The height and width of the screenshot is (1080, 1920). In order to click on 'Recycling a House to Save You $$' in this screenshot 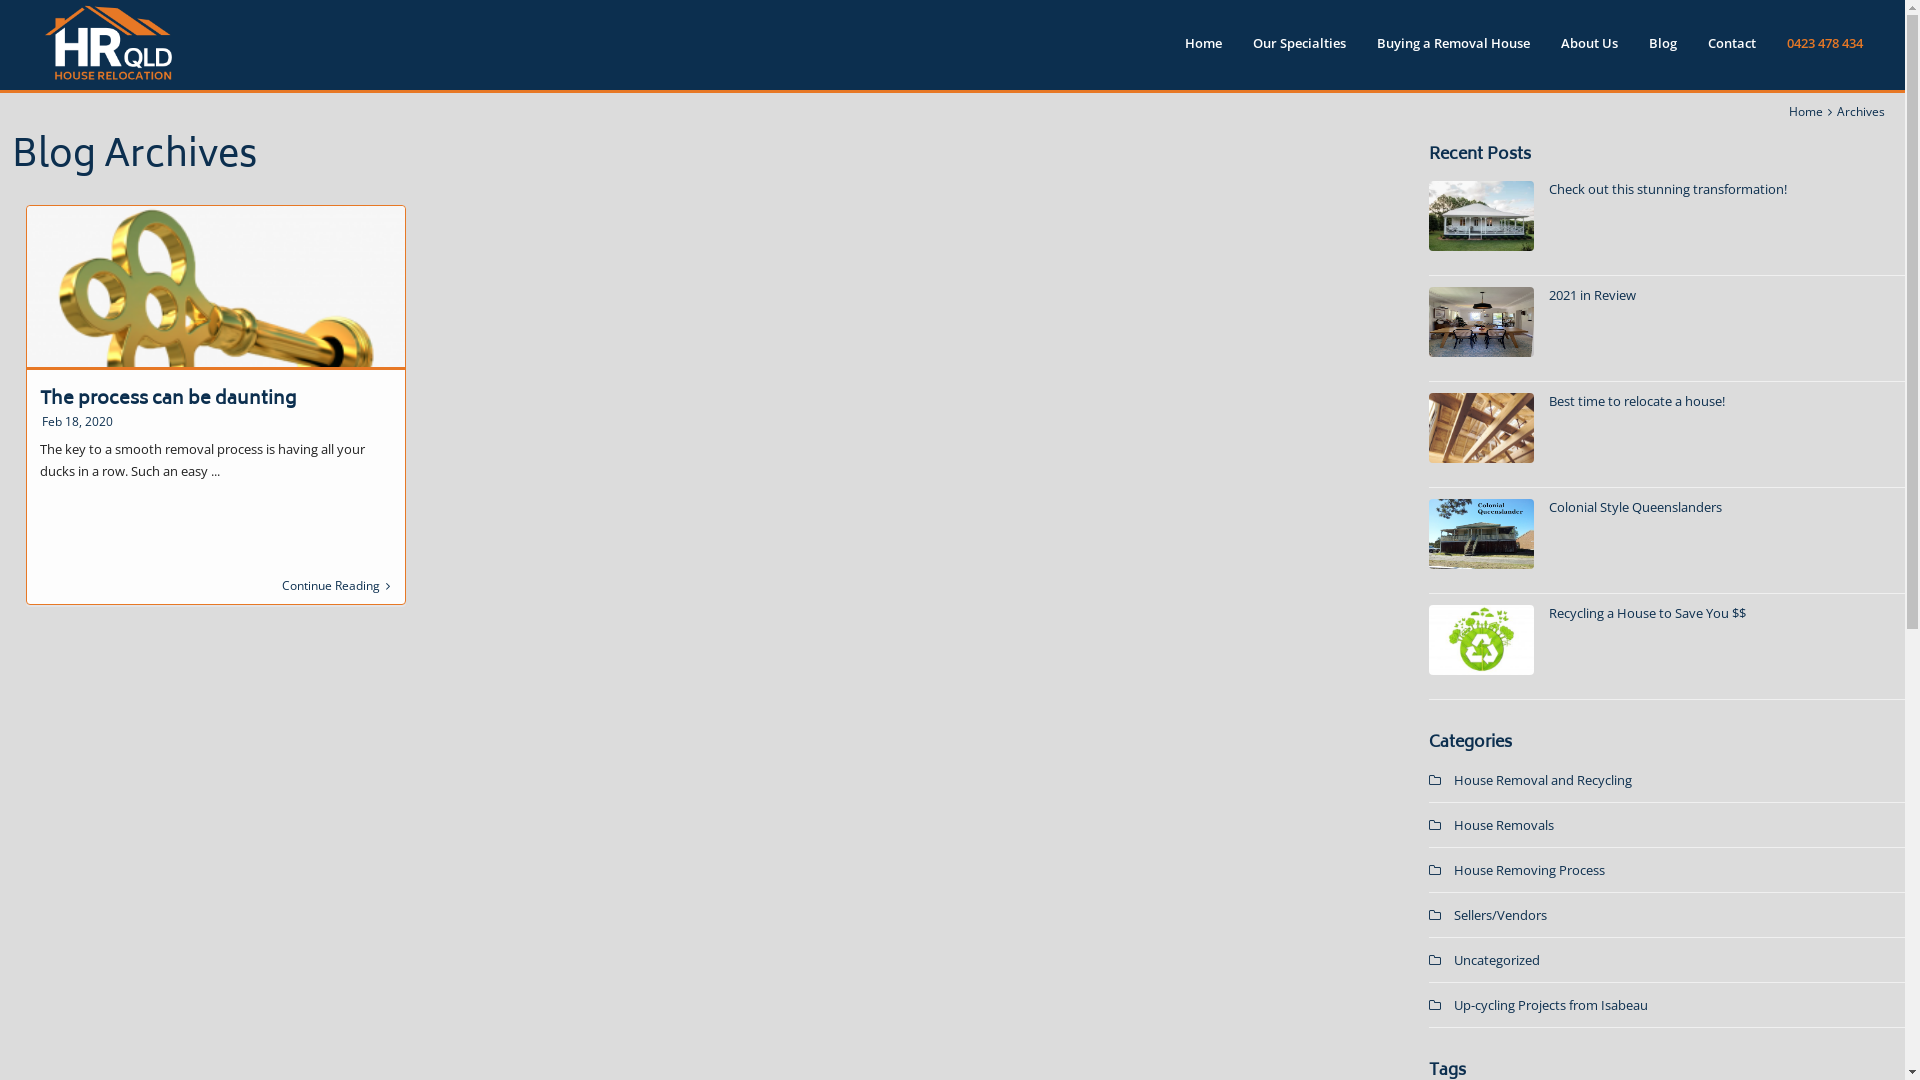, I will do `click(1647, 612)`.